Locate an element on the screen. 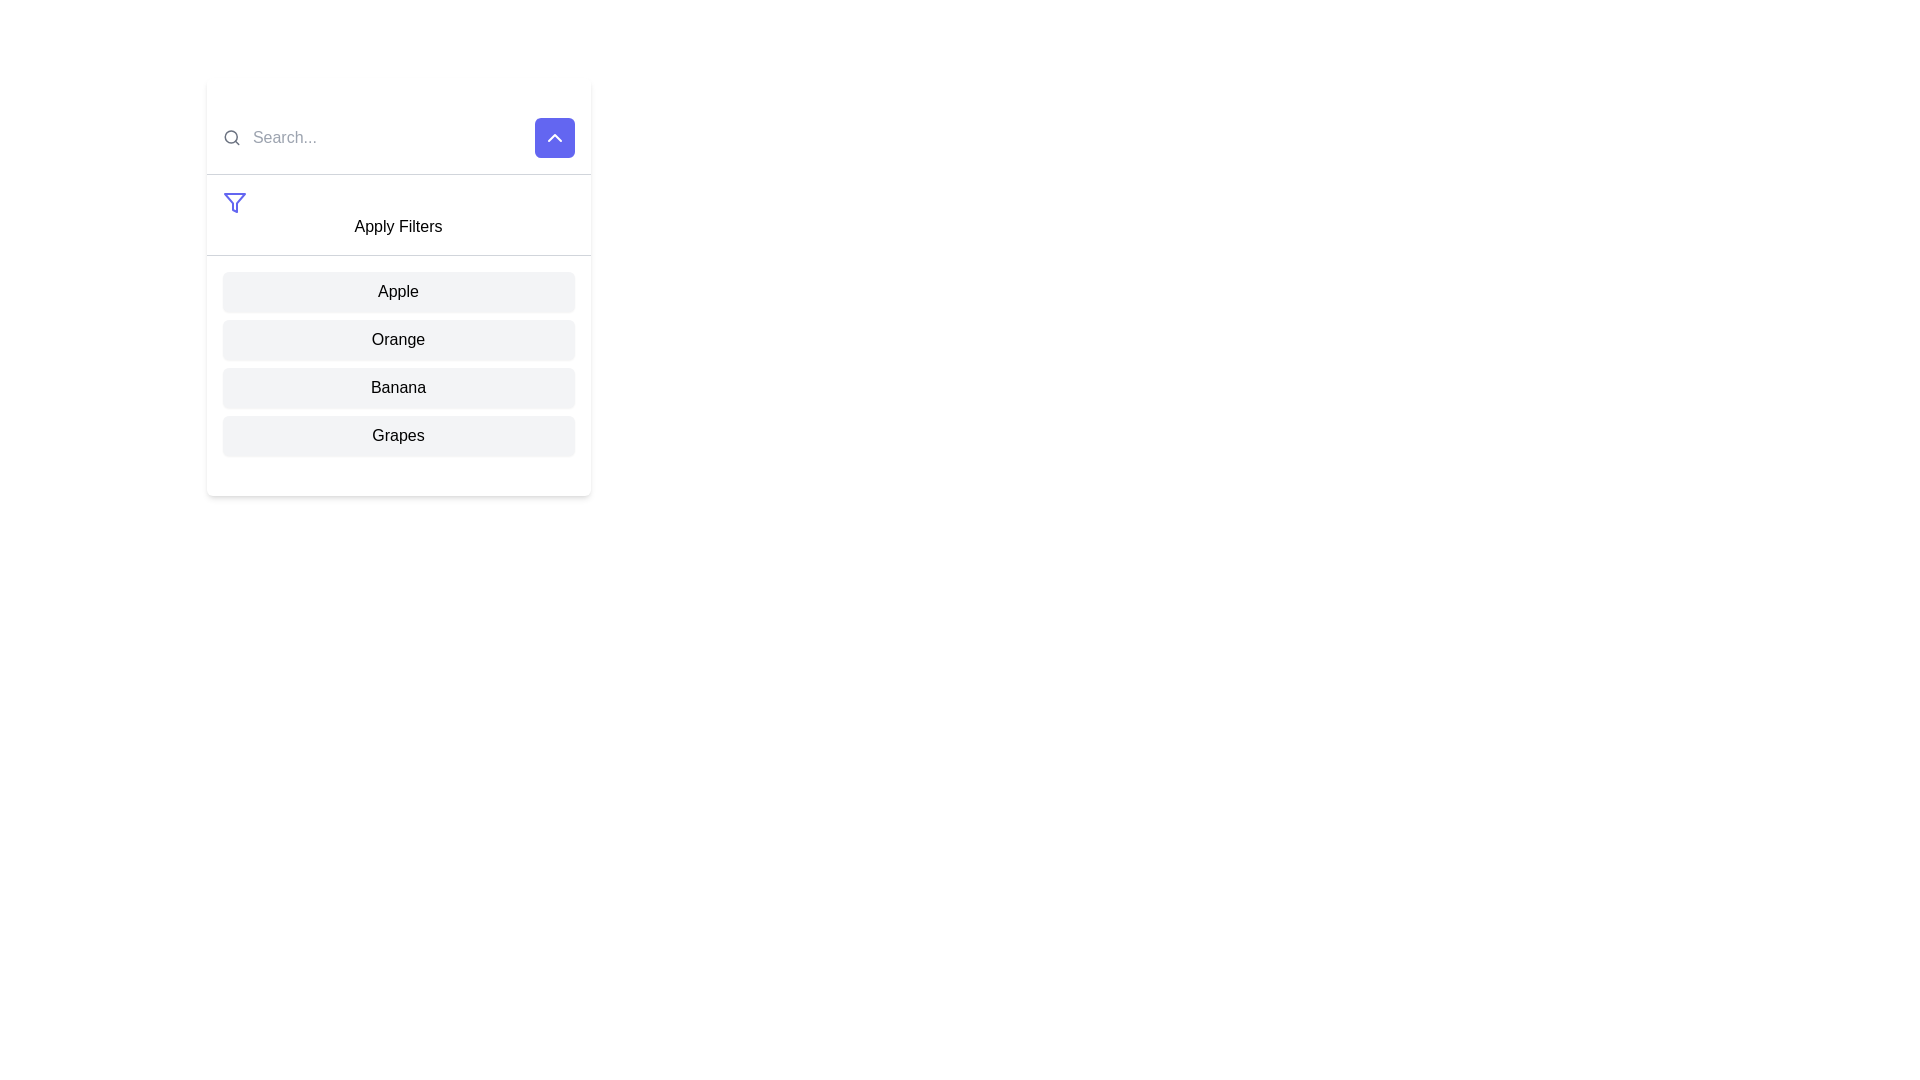  the chevron icon in the top-right corner of the user interface is located at coordinates (554, 137).